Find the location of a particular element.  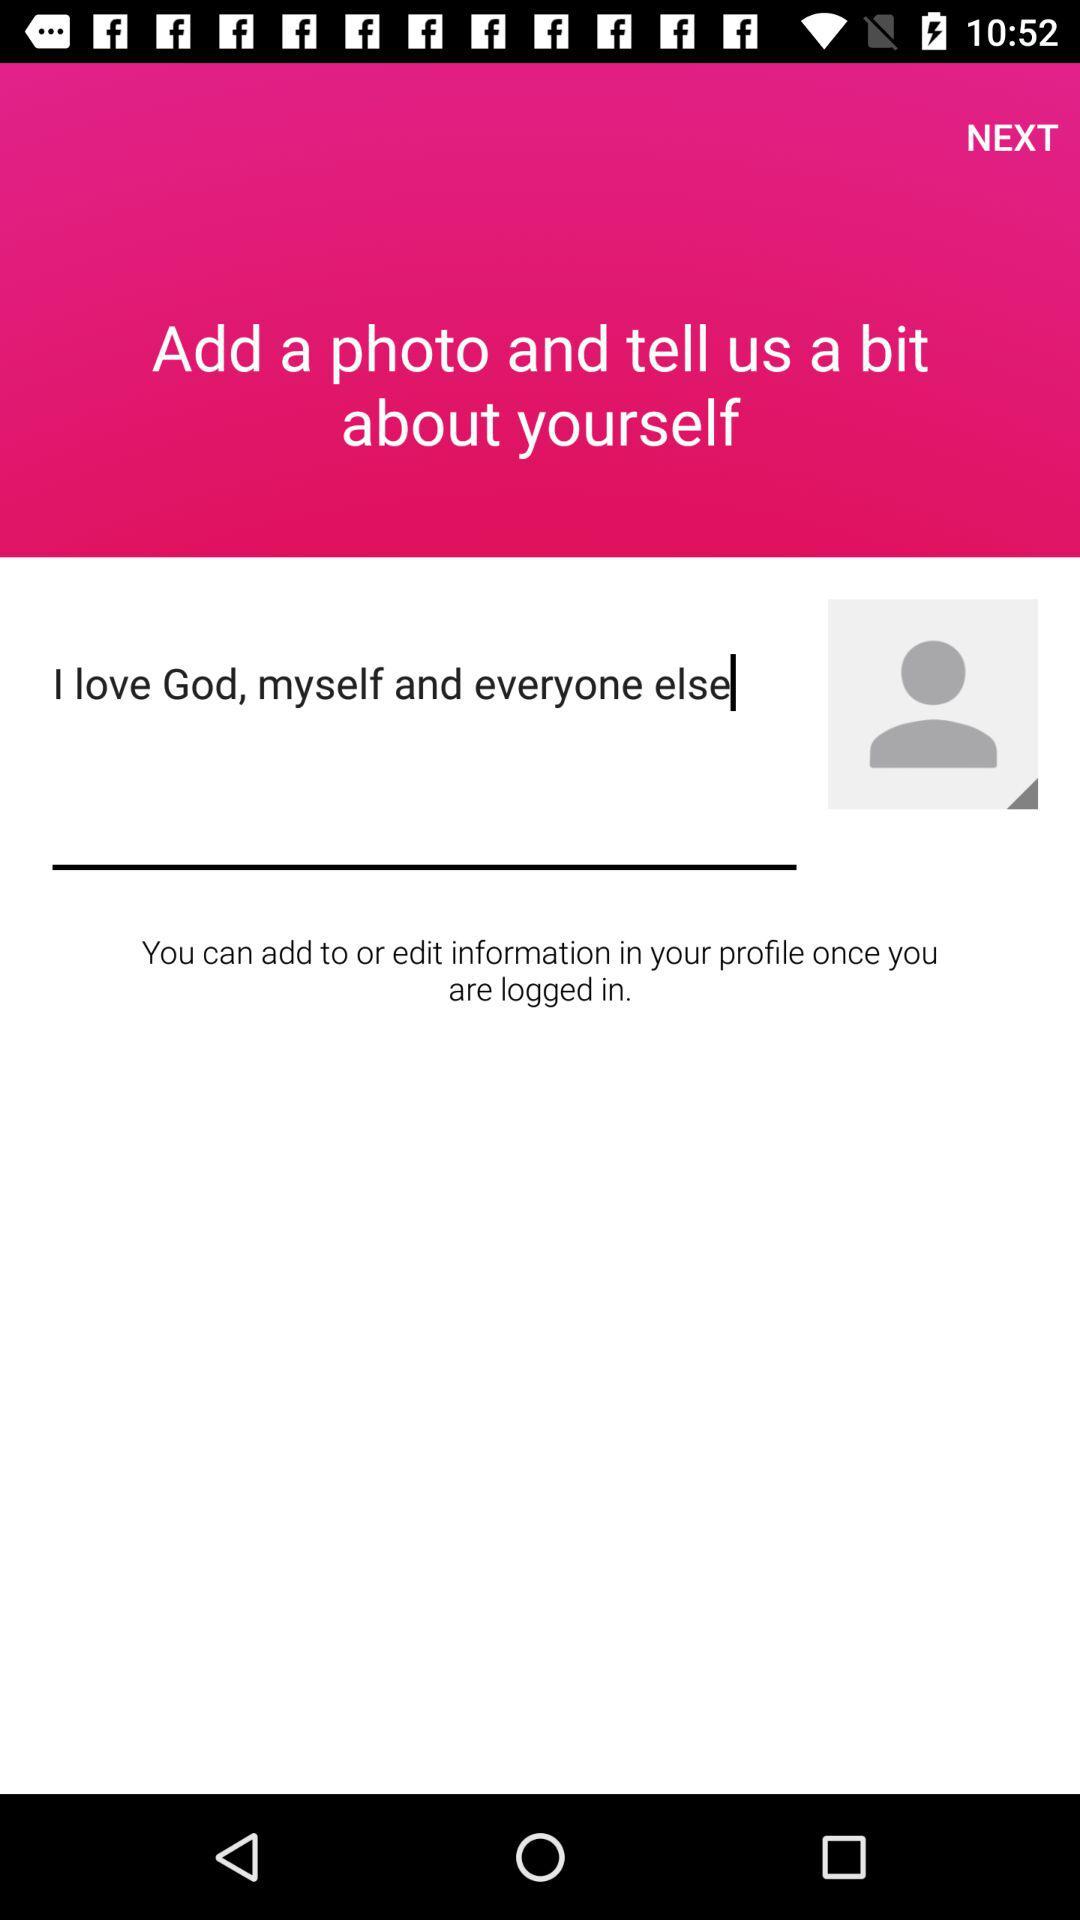

next item is located at coordinates (1012, 135).